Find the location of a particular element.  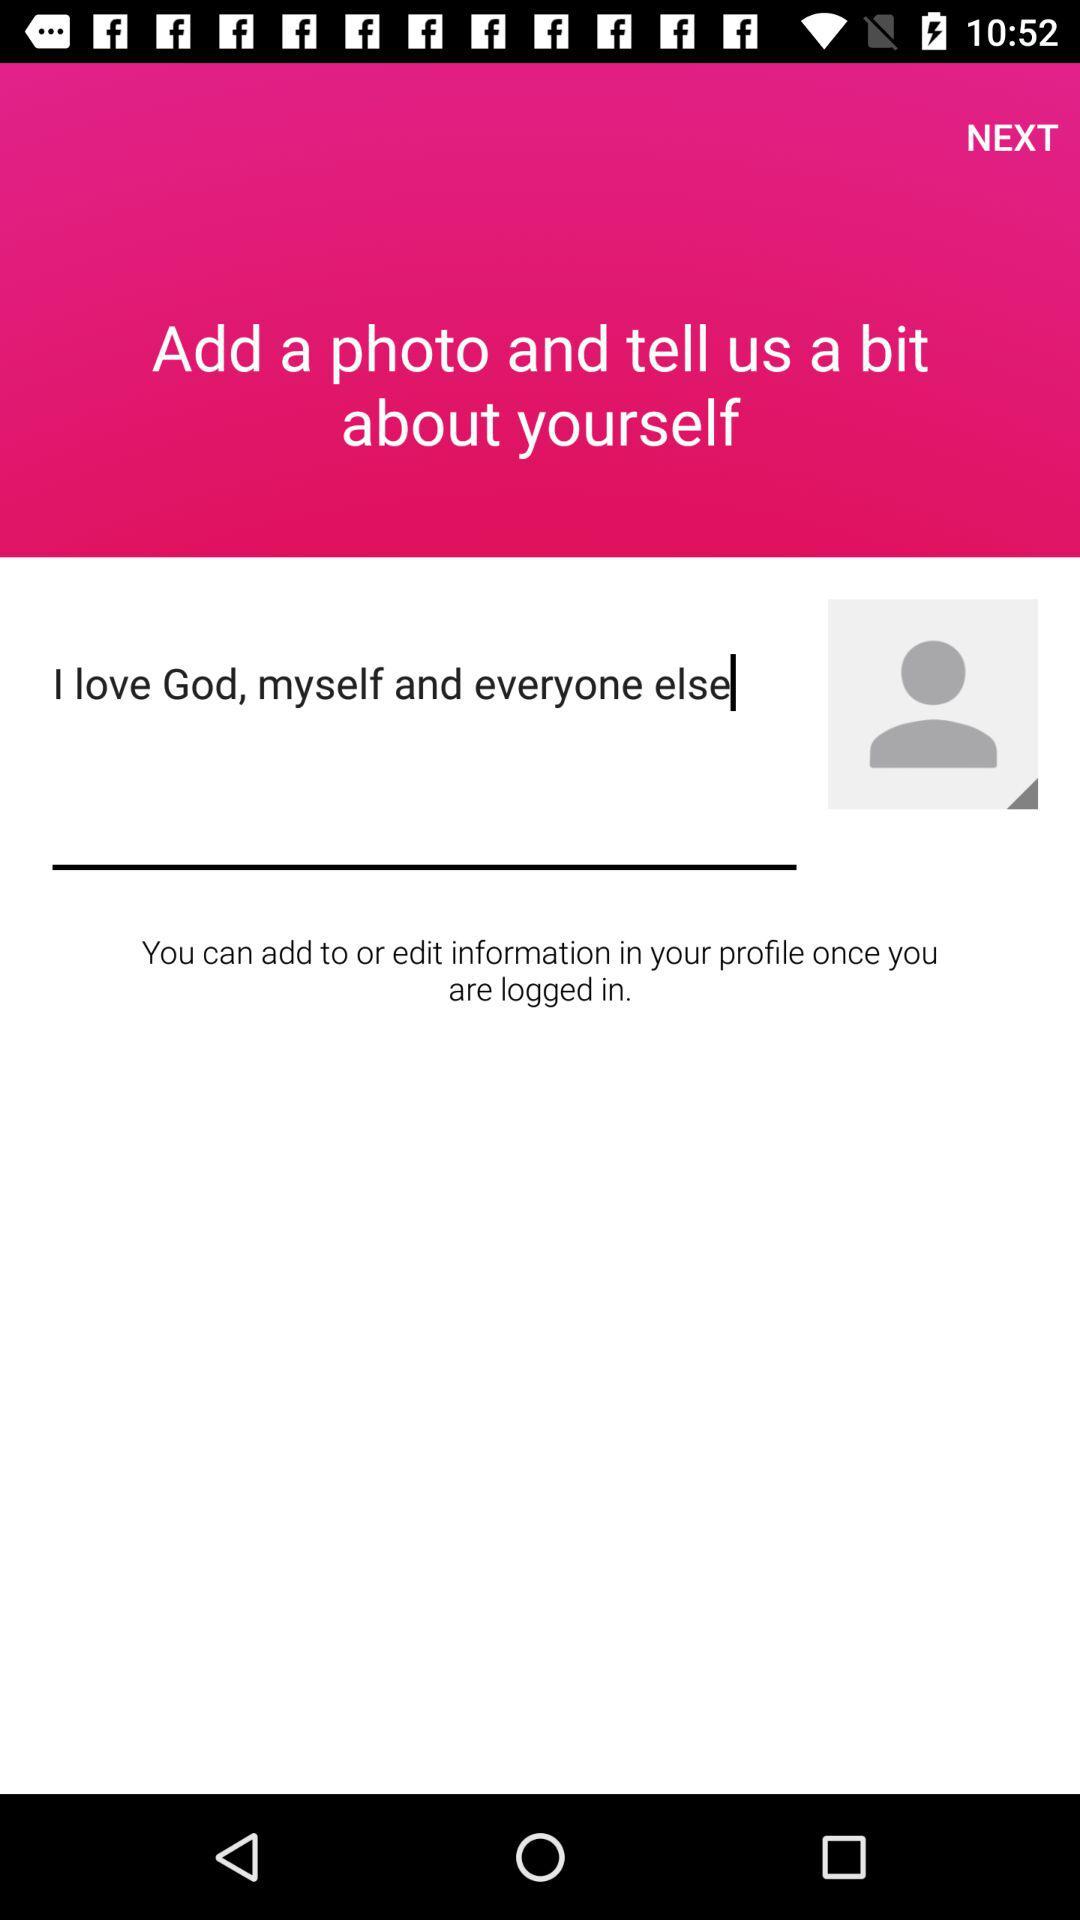

next item is located at coordinates (1012, 135).